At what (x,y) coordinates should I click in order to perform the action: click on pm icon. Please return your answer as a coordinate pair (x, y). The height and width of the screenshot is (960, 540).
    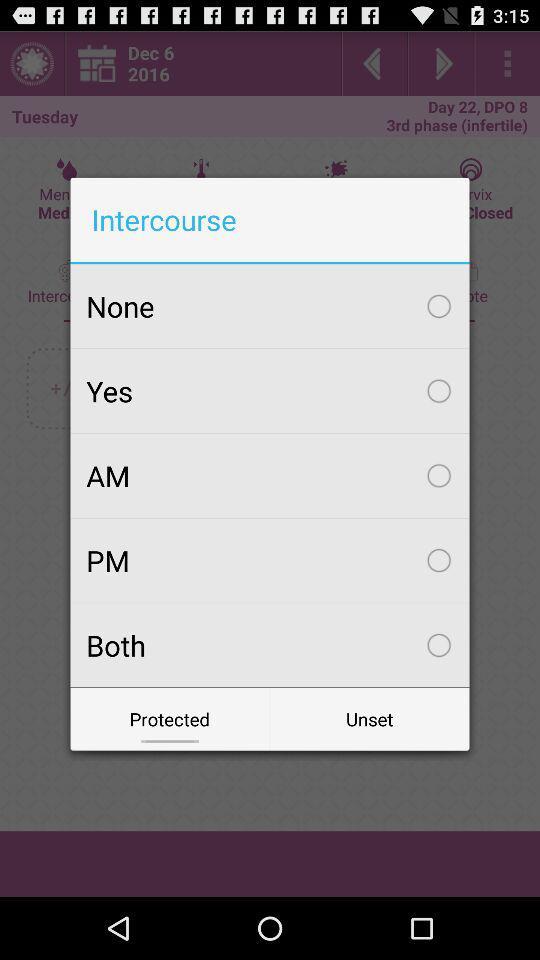
    Looking at the image, I should click on (270, 560).